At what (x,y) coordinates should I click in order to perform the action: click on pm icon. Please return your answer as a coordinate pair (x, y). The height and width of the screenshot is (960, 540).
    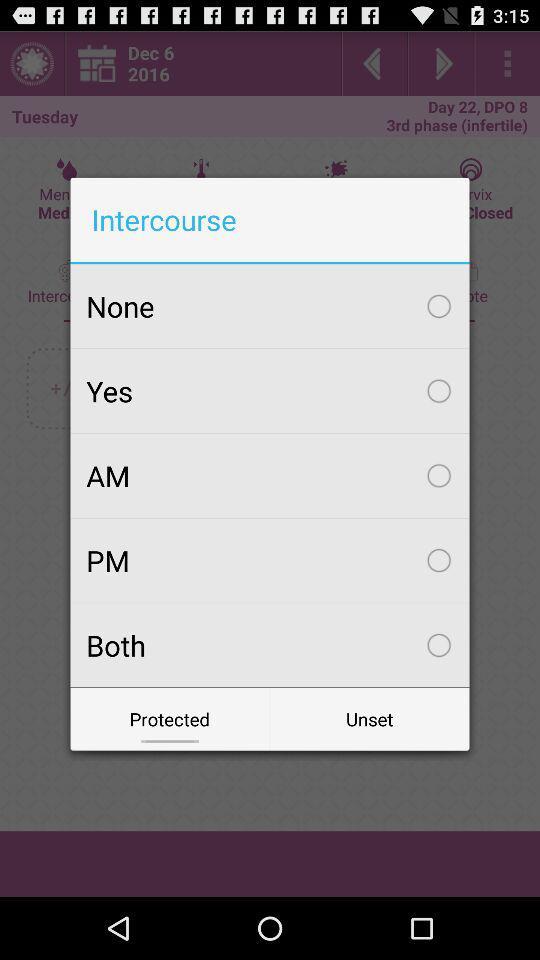
    Looking at the image, I should click on (270, 560).